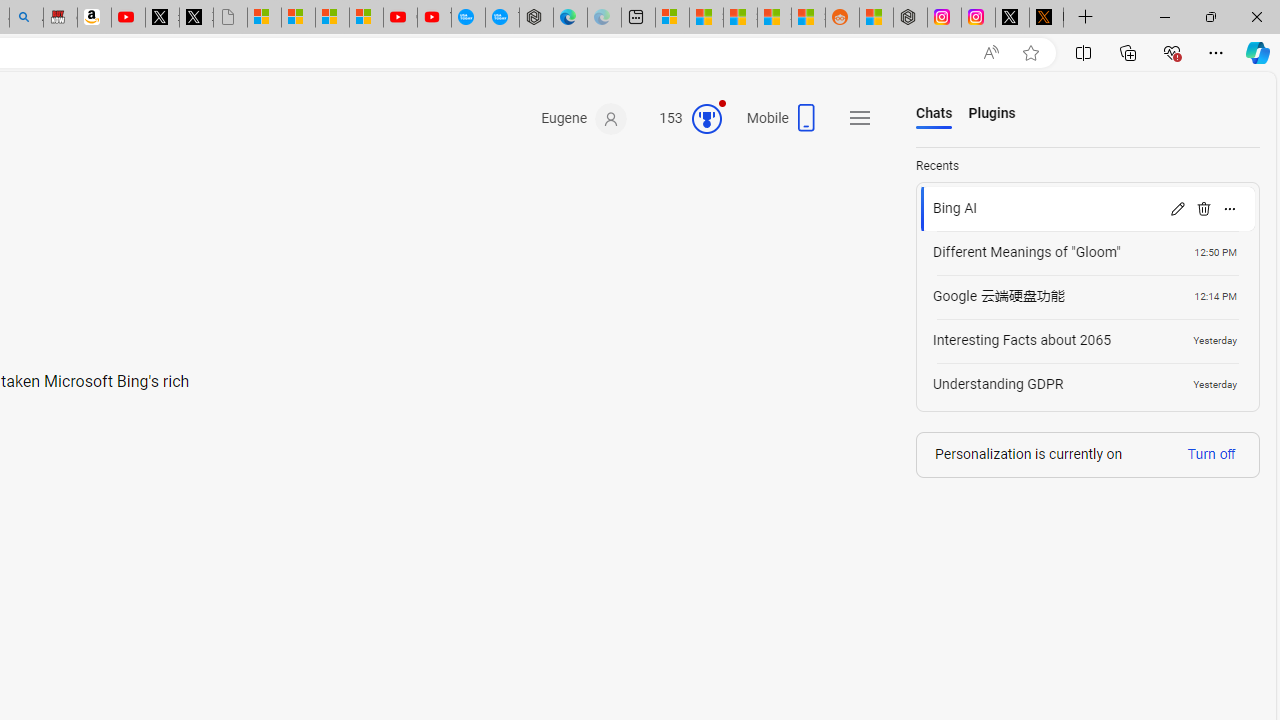  I want to click on 'Untitled', so click(230, 17).